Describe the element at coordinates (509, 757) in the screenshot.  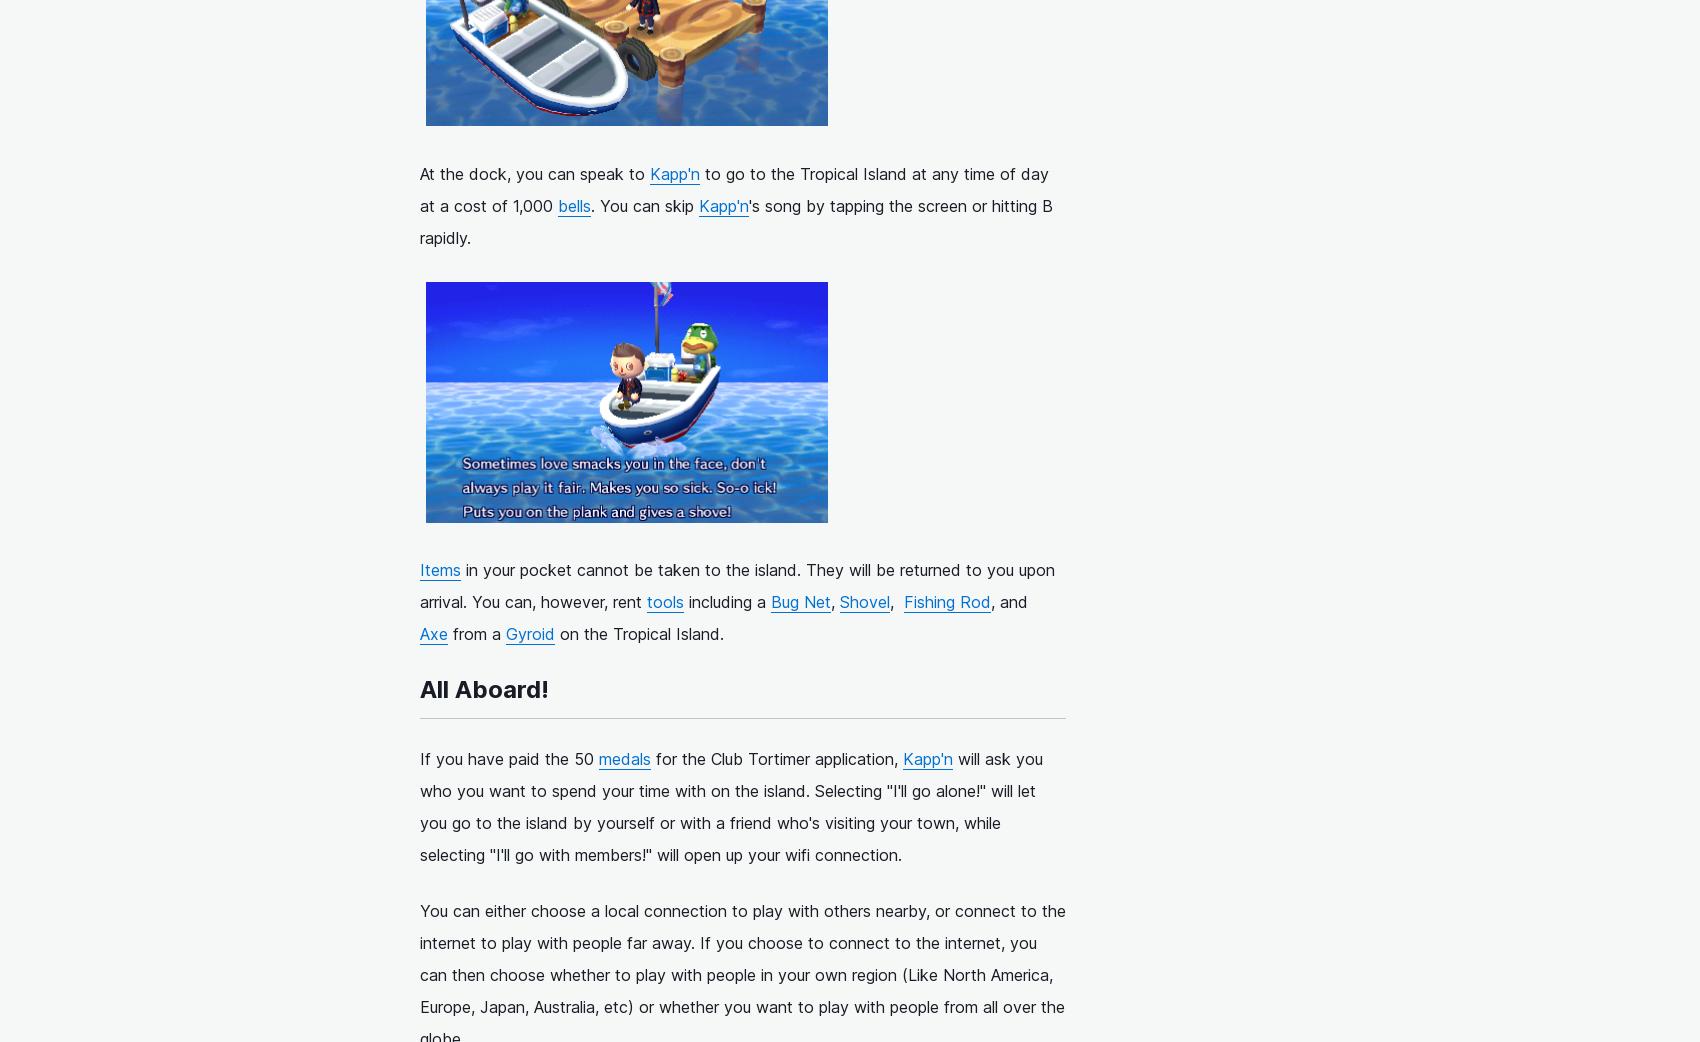
I see `'If you have paid the 50'` at that location.